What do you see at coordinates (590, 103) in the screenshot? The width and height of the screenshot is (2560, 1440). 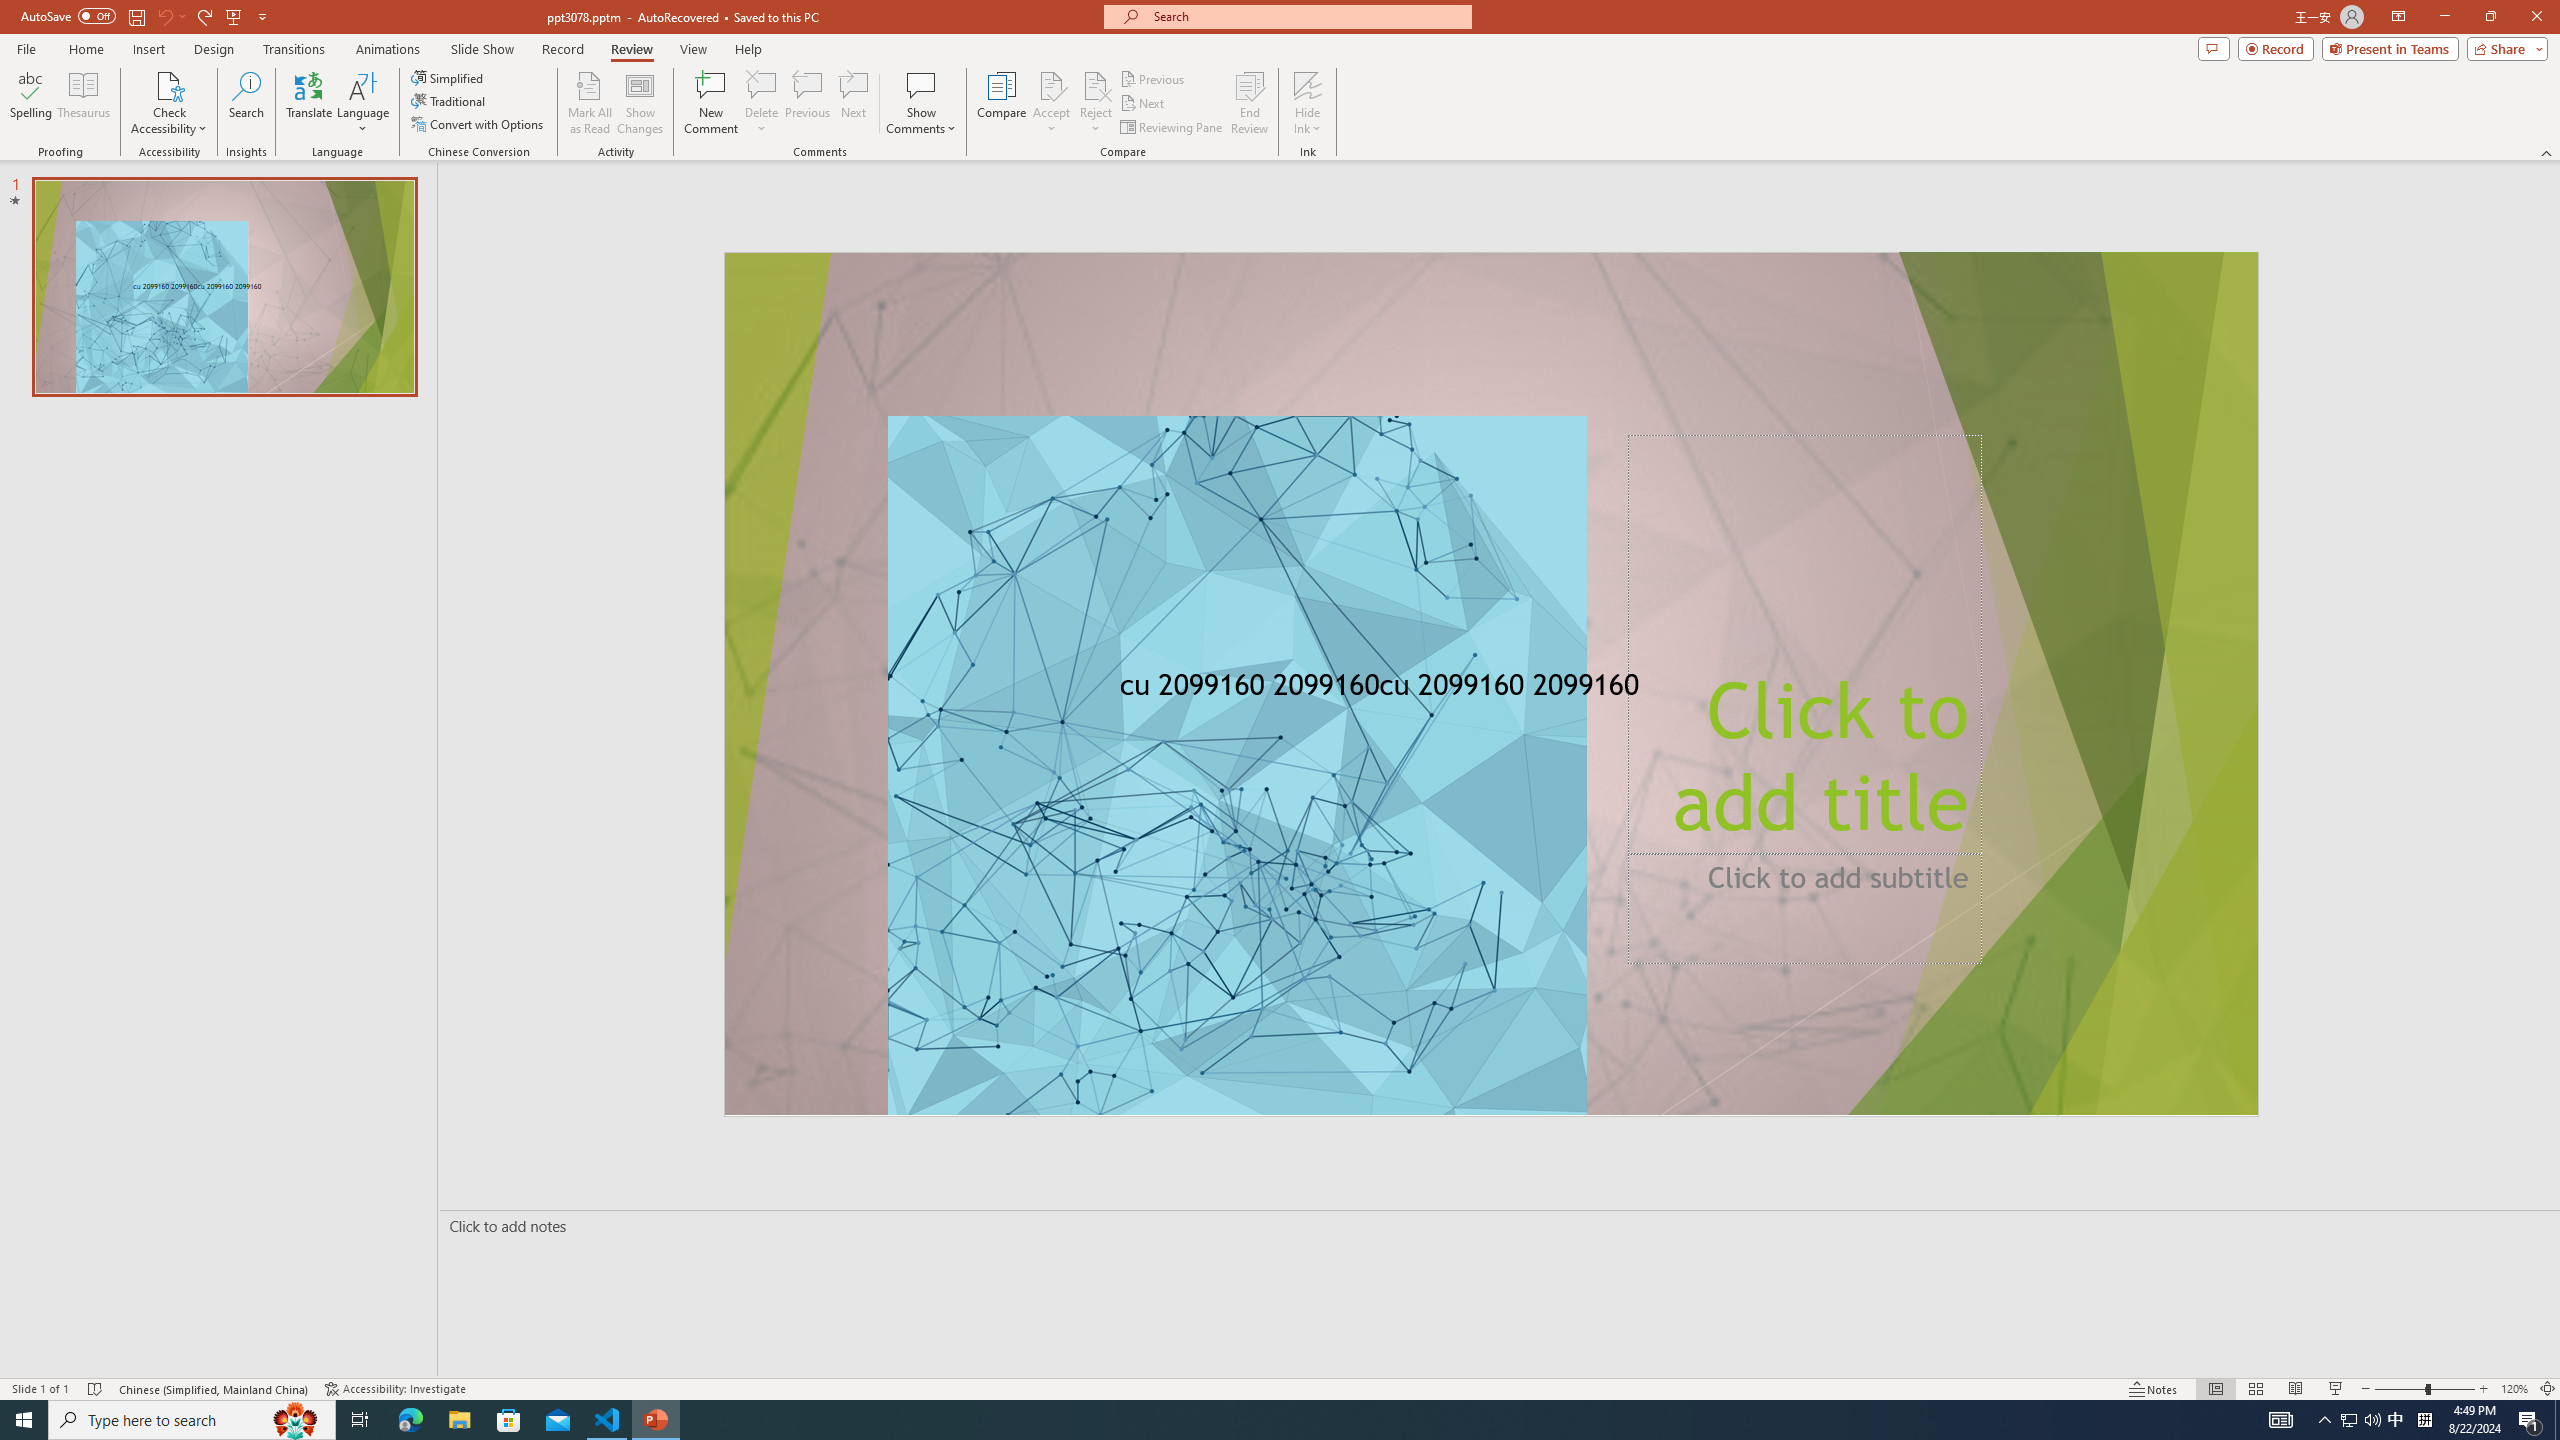 I see `'Mark All as Read'` at bounding box center [590, 103].